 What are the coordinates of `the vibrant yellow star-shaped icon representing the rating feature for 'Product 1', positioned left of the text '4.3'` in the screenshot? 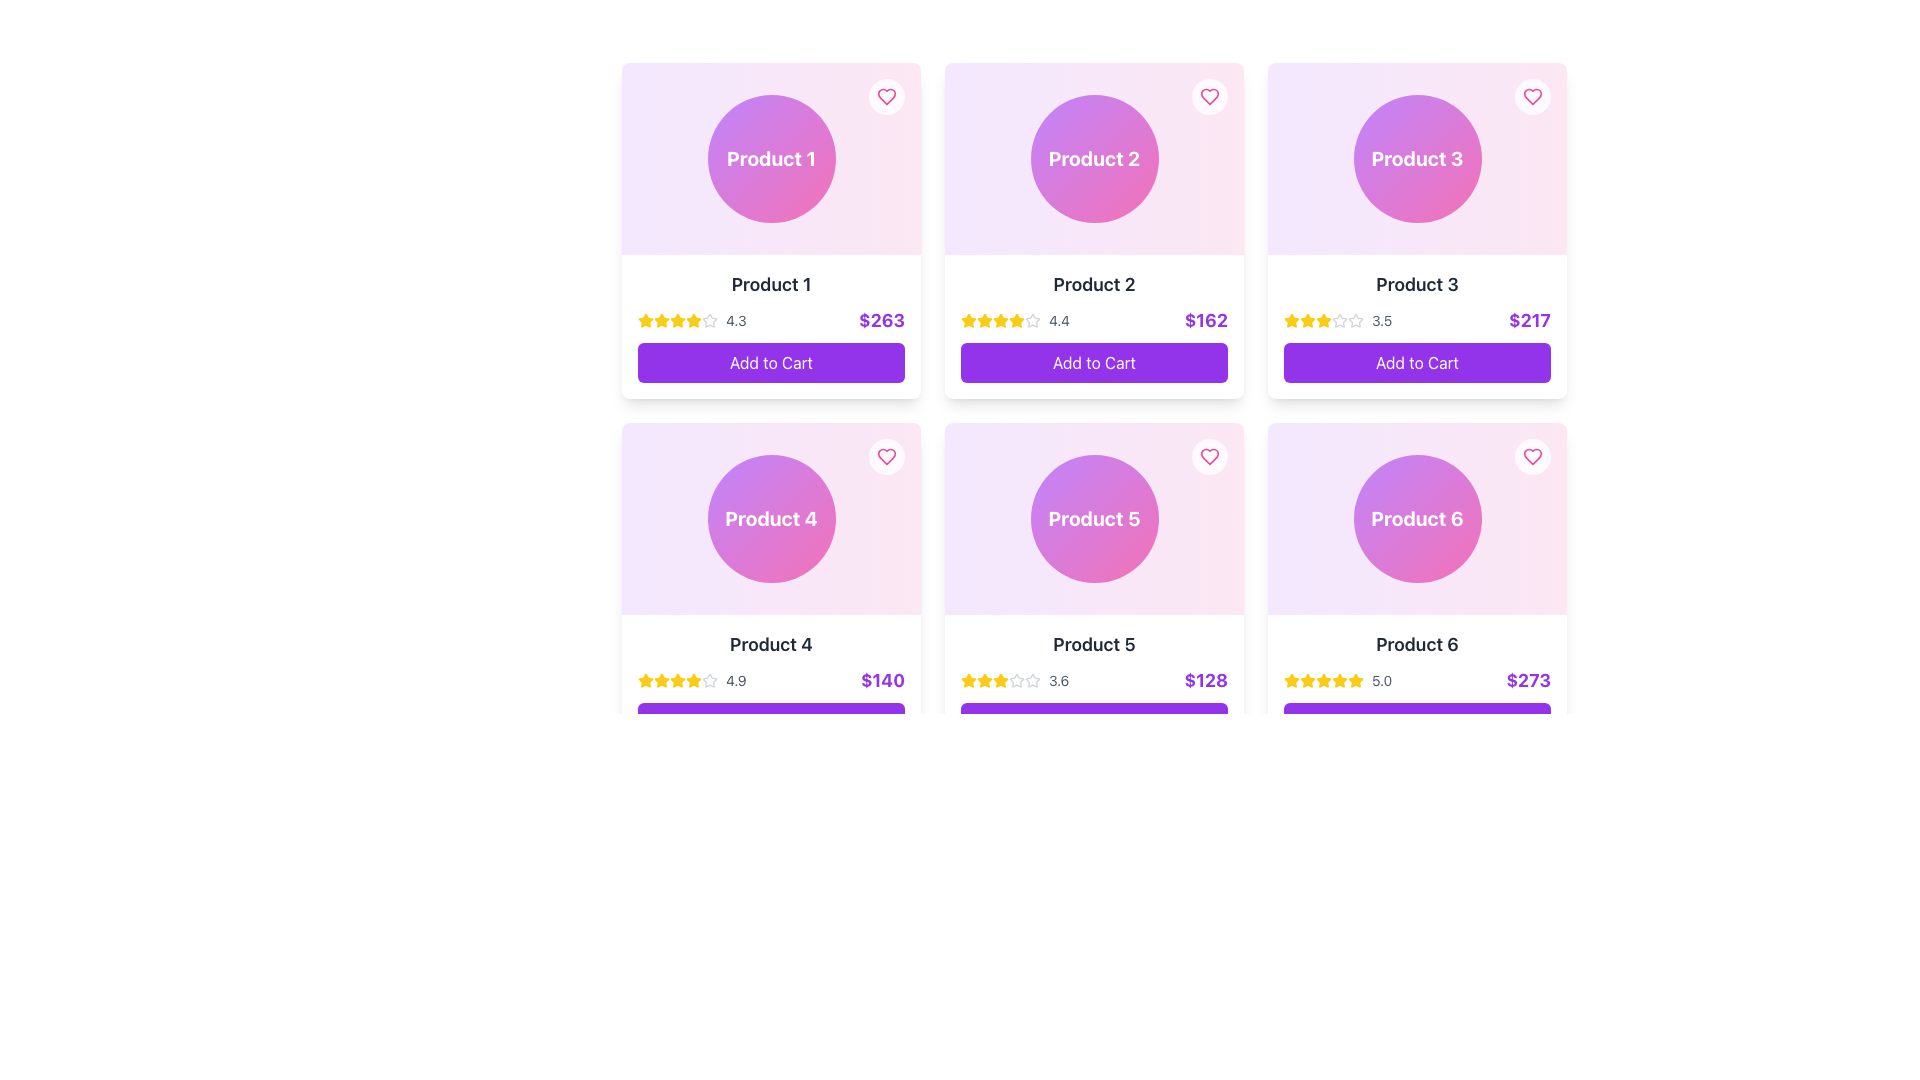 It's located at (646, 319).